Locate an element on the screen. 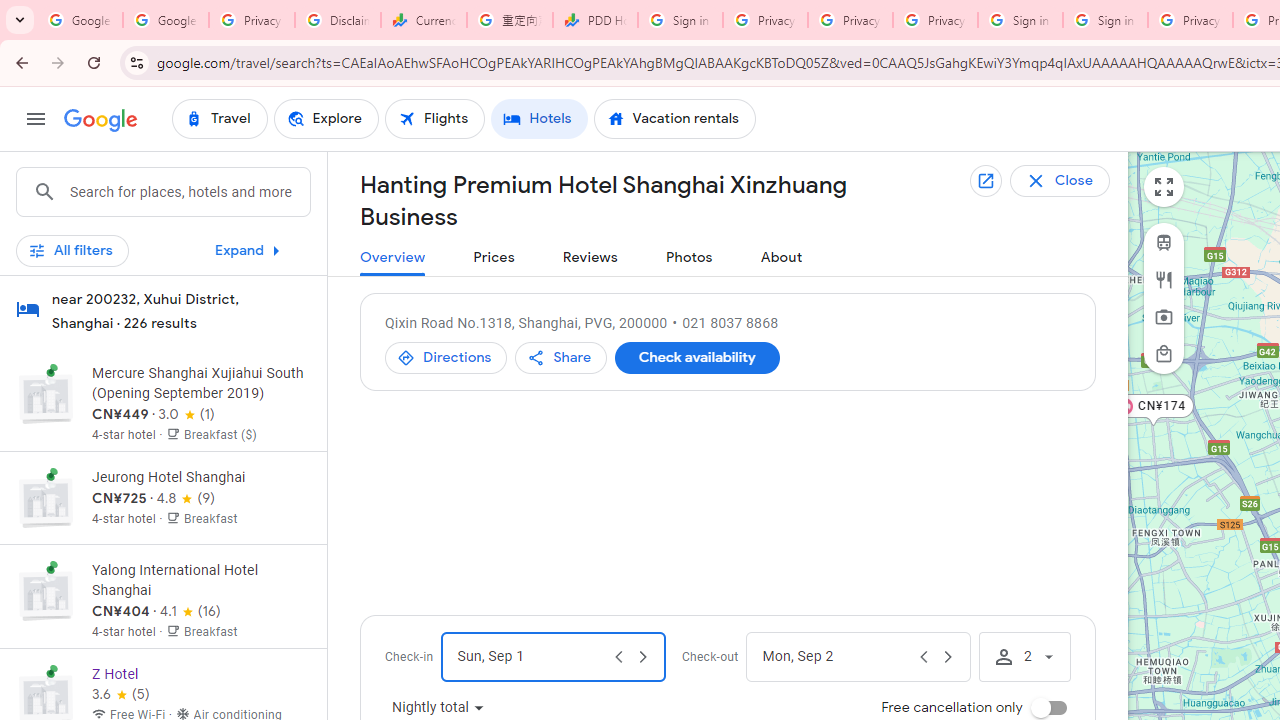 This screenshot has width=1280, height=720. 'Explore' is located at coordinates (325, 119).